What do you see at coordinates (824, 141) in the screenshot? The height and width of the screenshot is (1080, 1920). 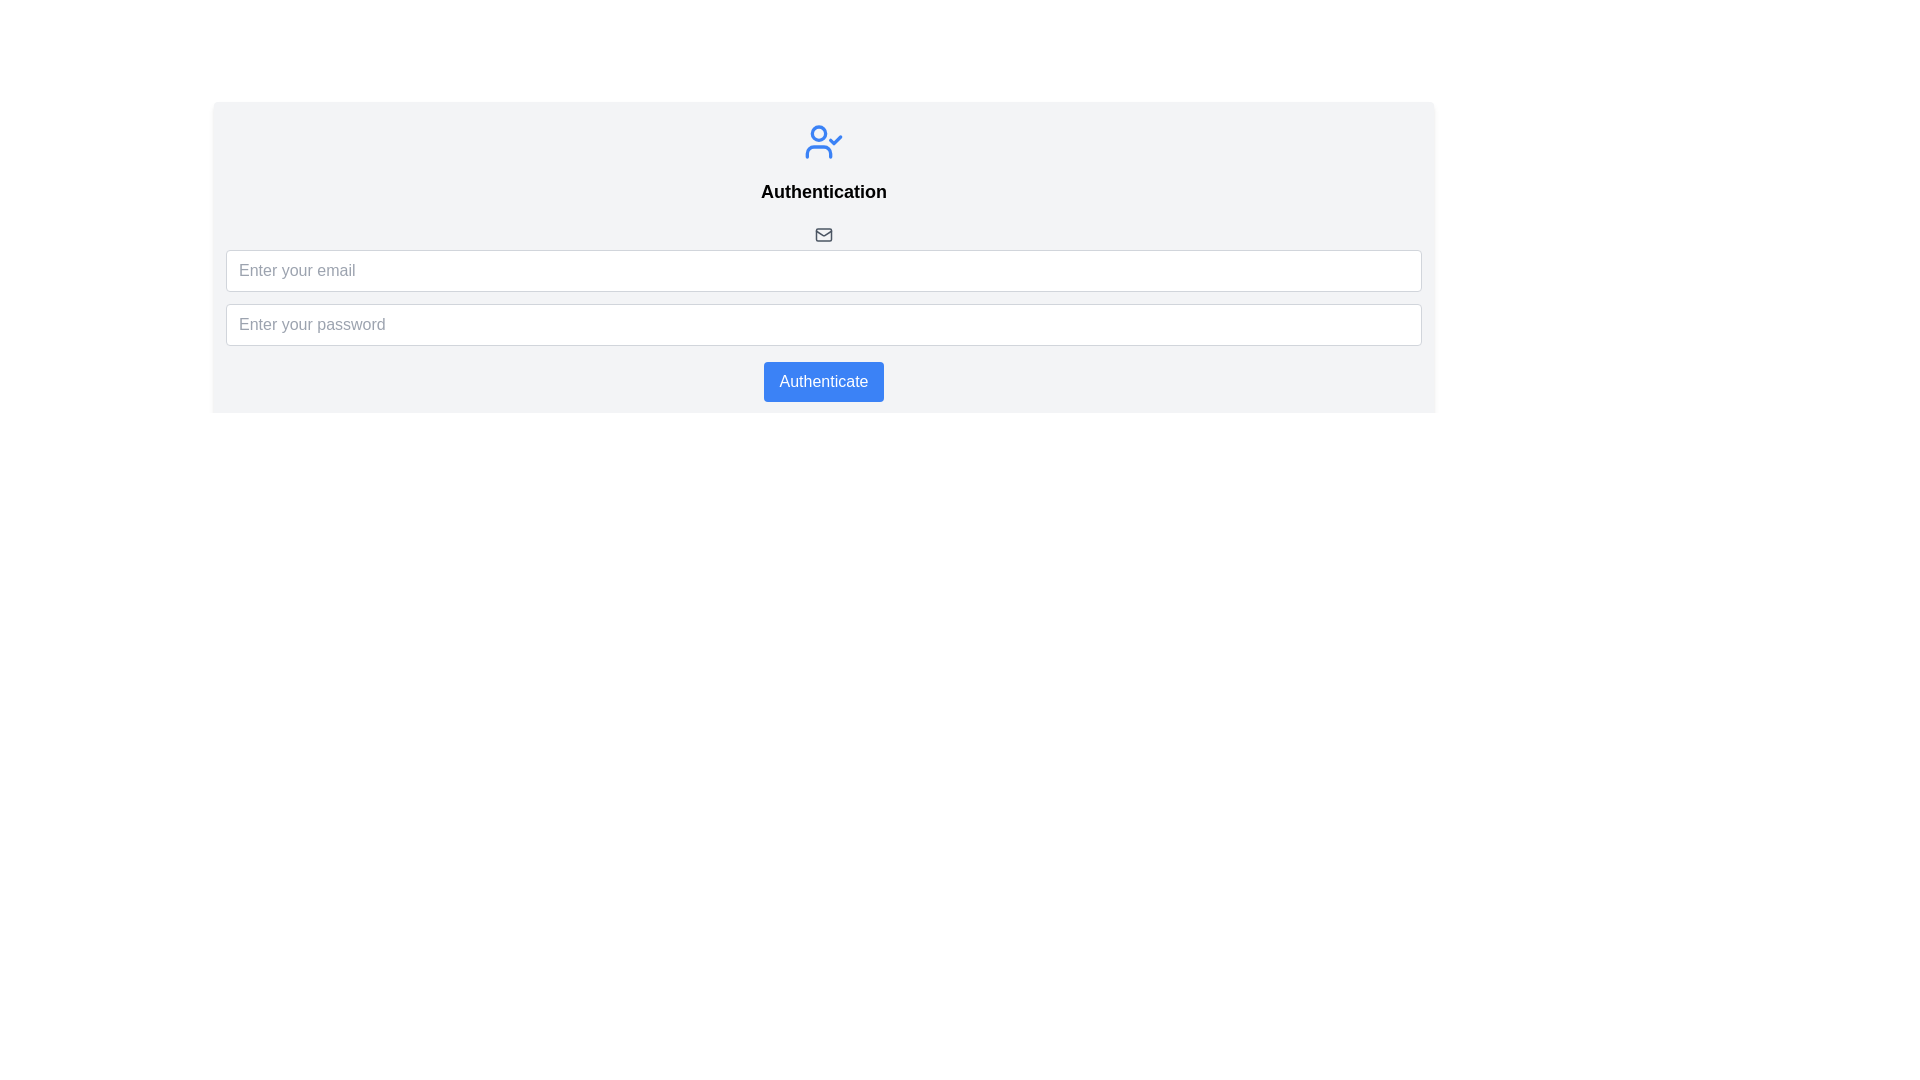 I see `the user authentication icon that indicates completion or verification, located at the top edge of the interface above the 'Authentication' heading` at bounding box center [824, 141].